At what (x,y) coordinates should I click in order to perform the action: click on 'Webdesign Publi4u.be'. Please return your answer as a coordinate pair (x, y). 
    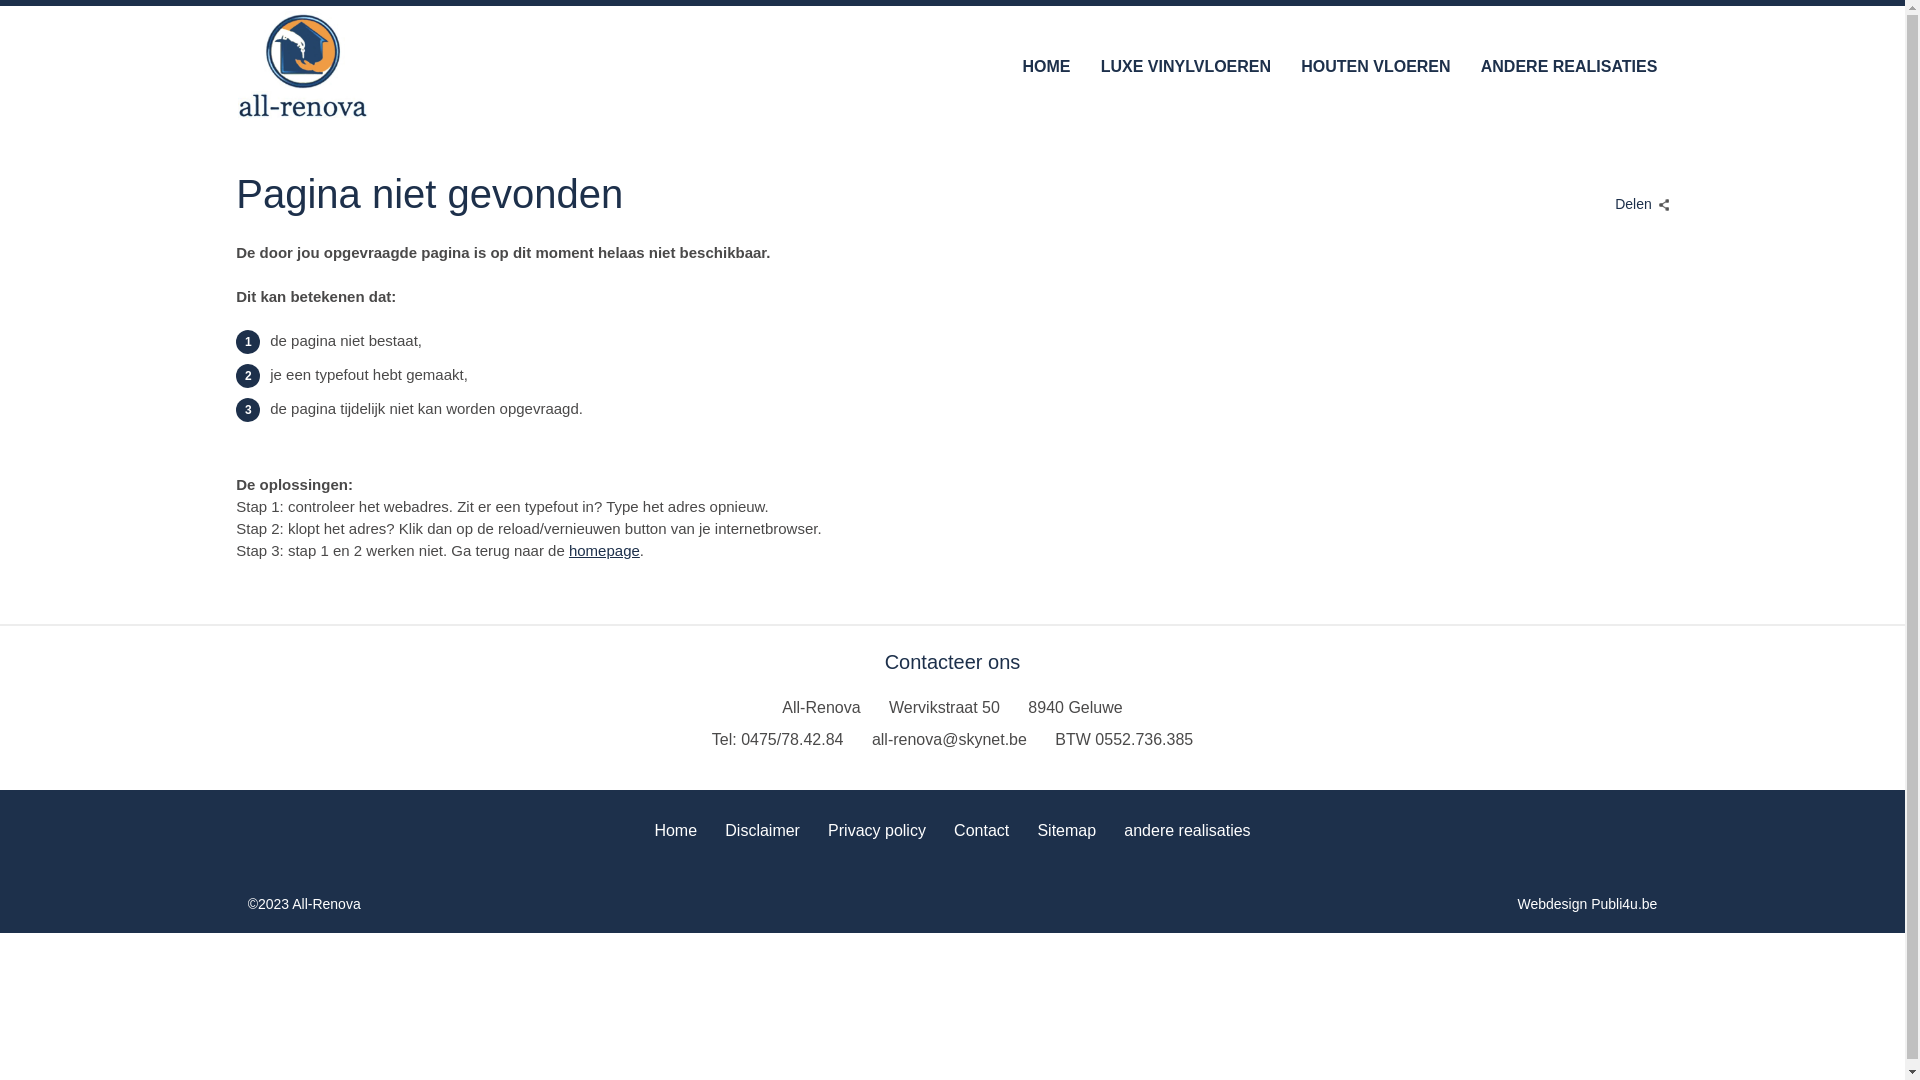
    Looking at the image, I should click on (1587, 903).